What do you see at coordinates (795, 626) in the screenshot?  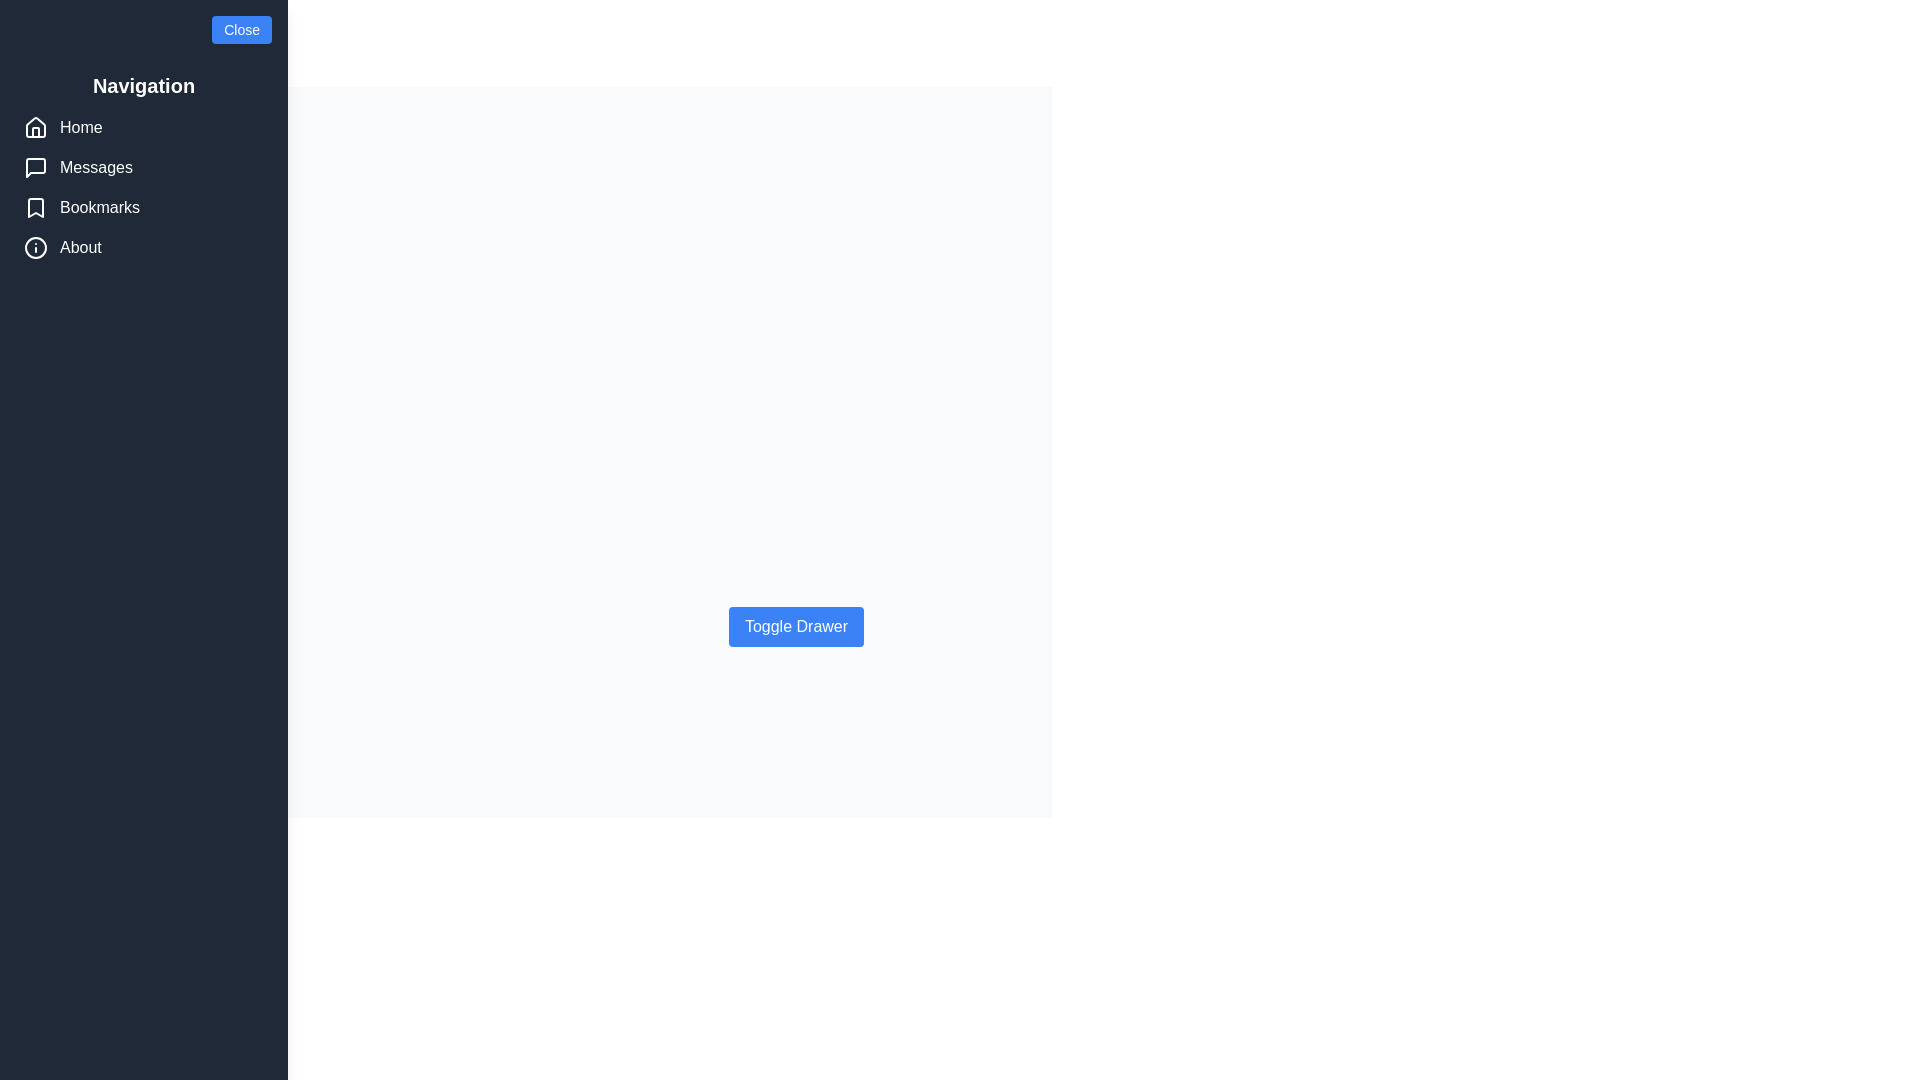 I see `the 'Toggle Drawer' button to toggle the drawer` at bounding box center [795, 626].